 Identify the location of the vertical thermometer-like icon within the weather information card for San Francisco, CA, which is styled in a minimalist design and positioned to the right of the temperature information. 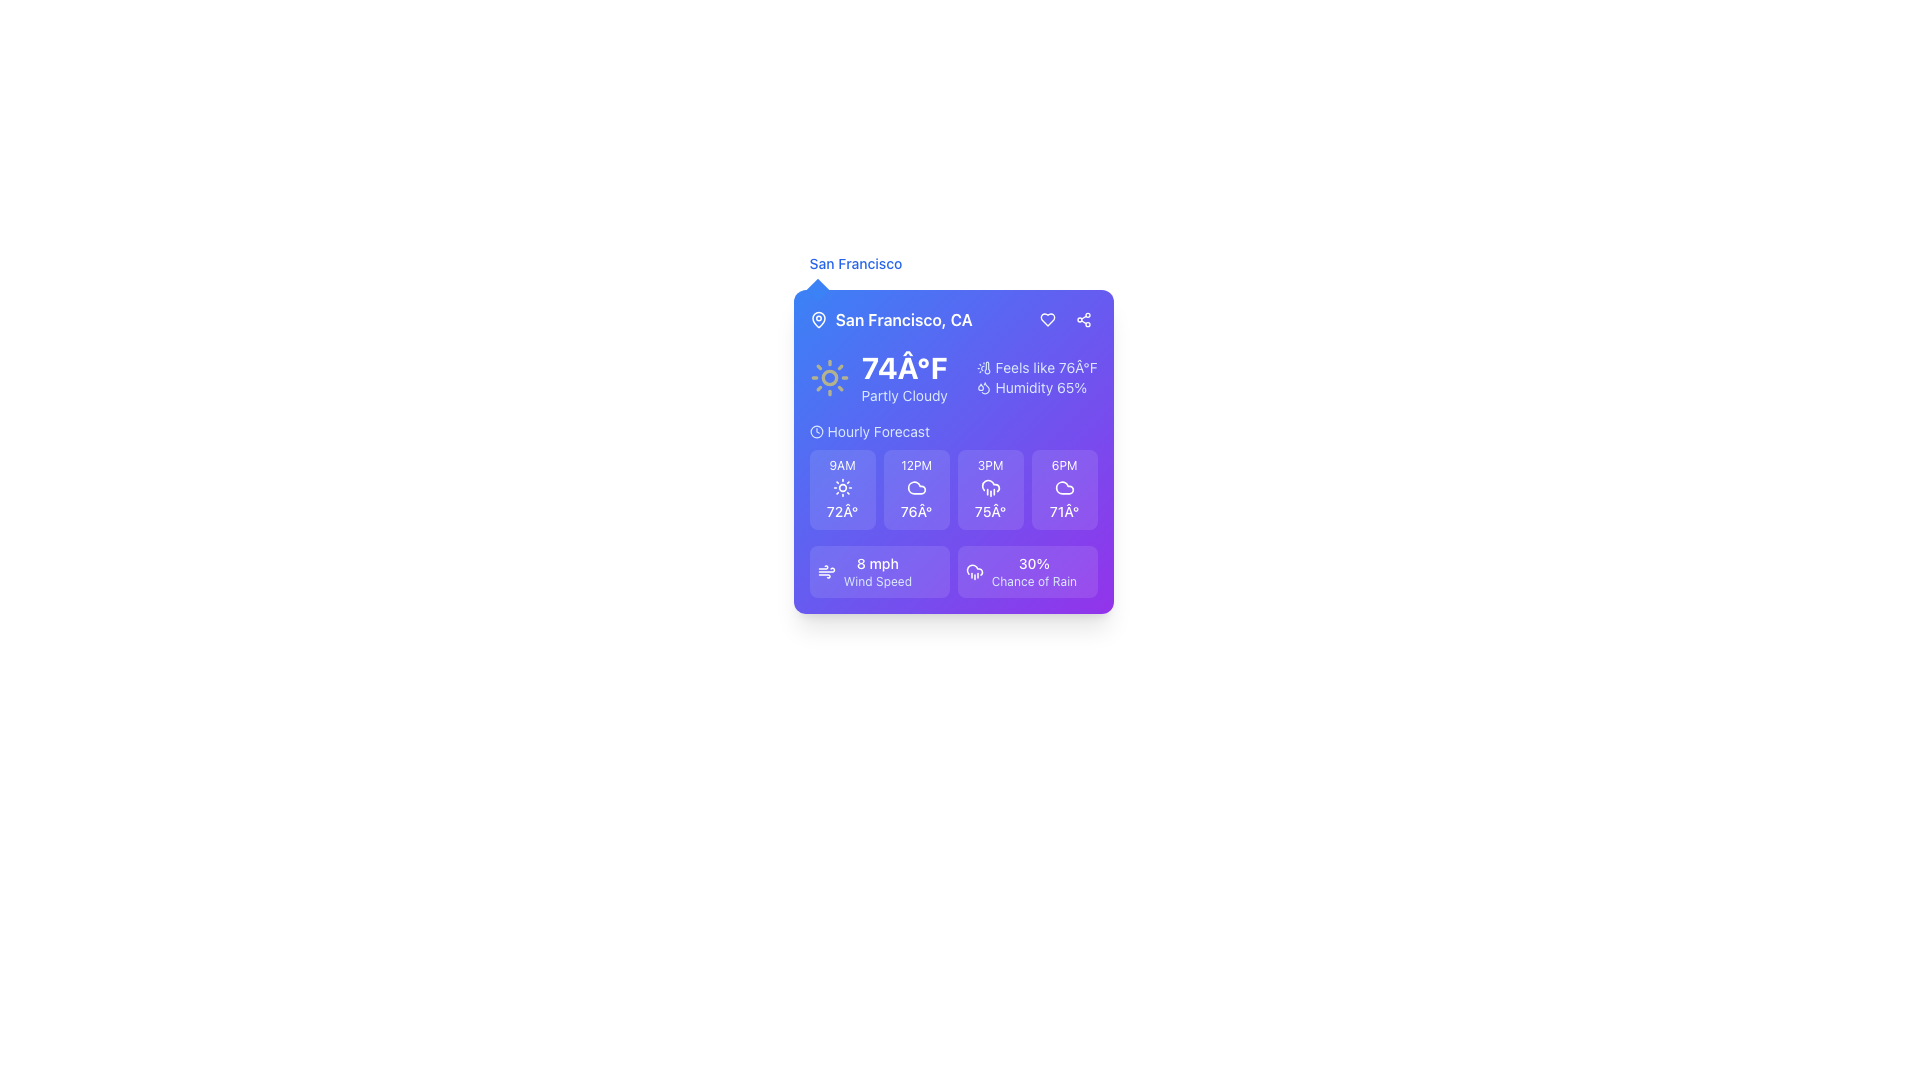
(988, 367).